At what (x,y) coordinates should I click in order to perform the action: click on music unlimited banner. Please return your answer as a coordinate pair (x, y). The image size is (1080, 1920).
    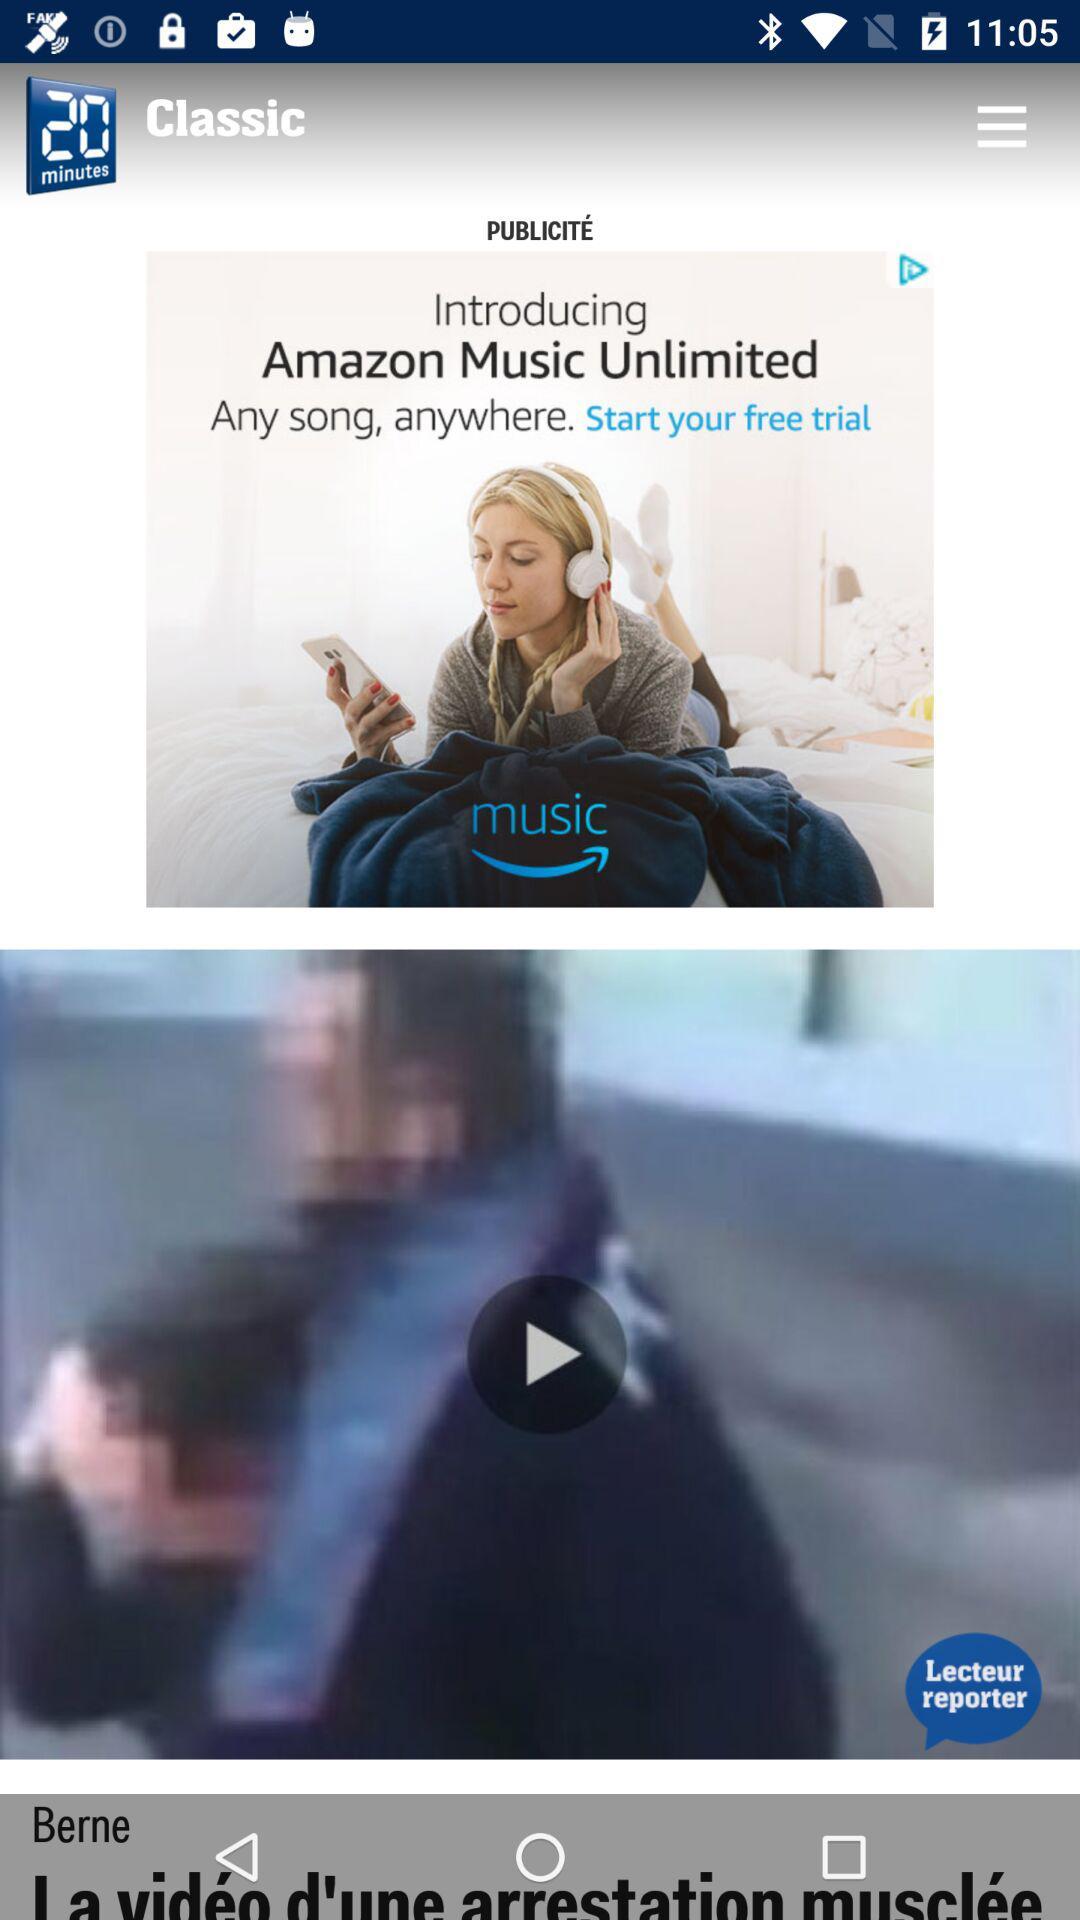
    Looking at the image, I should click on (540, 578).